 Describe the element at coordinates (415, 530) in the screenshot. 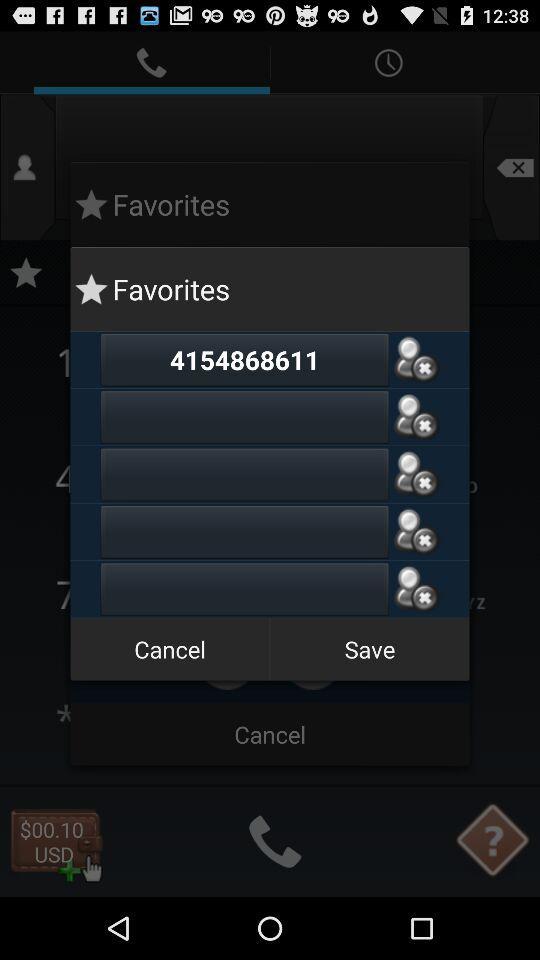

I see `delete entry` at that location.